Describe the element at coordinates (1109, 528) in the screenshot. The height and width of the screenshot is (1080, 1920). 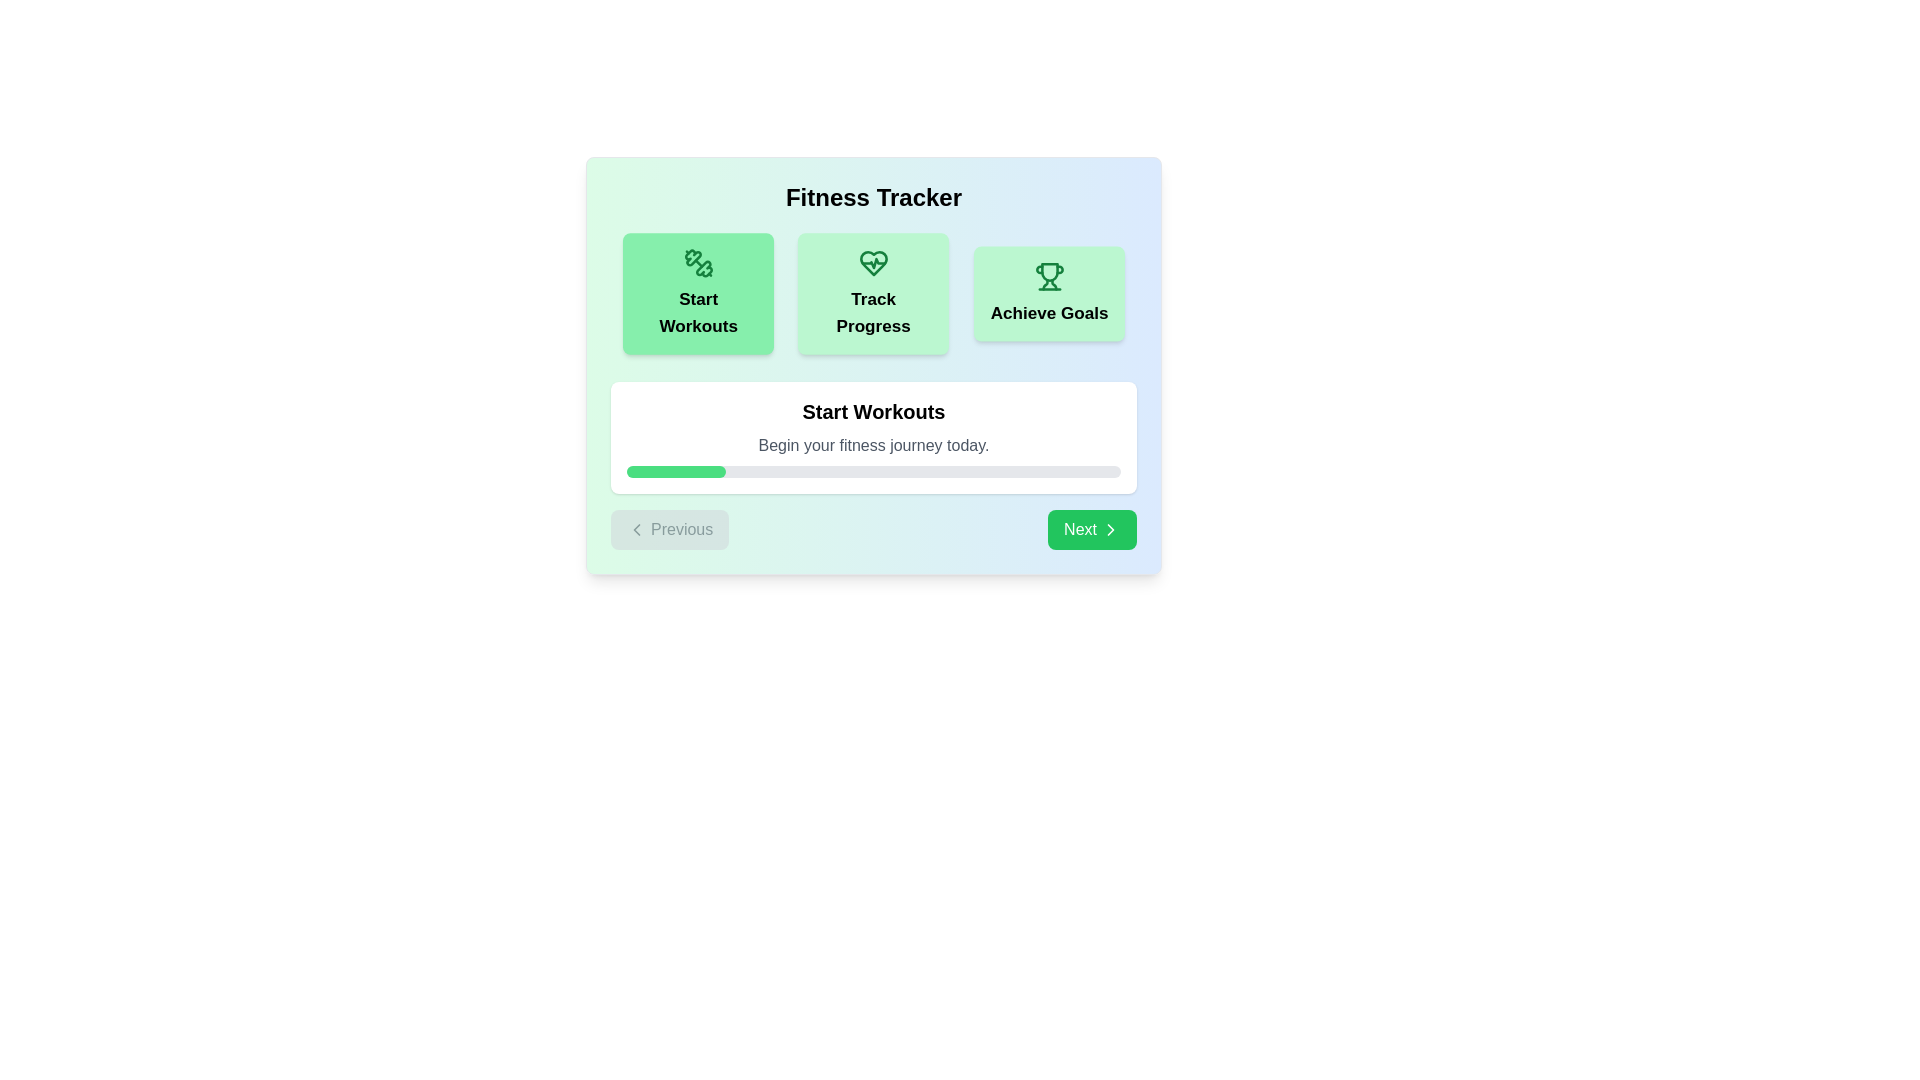
I see `the green 'Next' button located at the bottom-right corner of the dialog box` at that location.